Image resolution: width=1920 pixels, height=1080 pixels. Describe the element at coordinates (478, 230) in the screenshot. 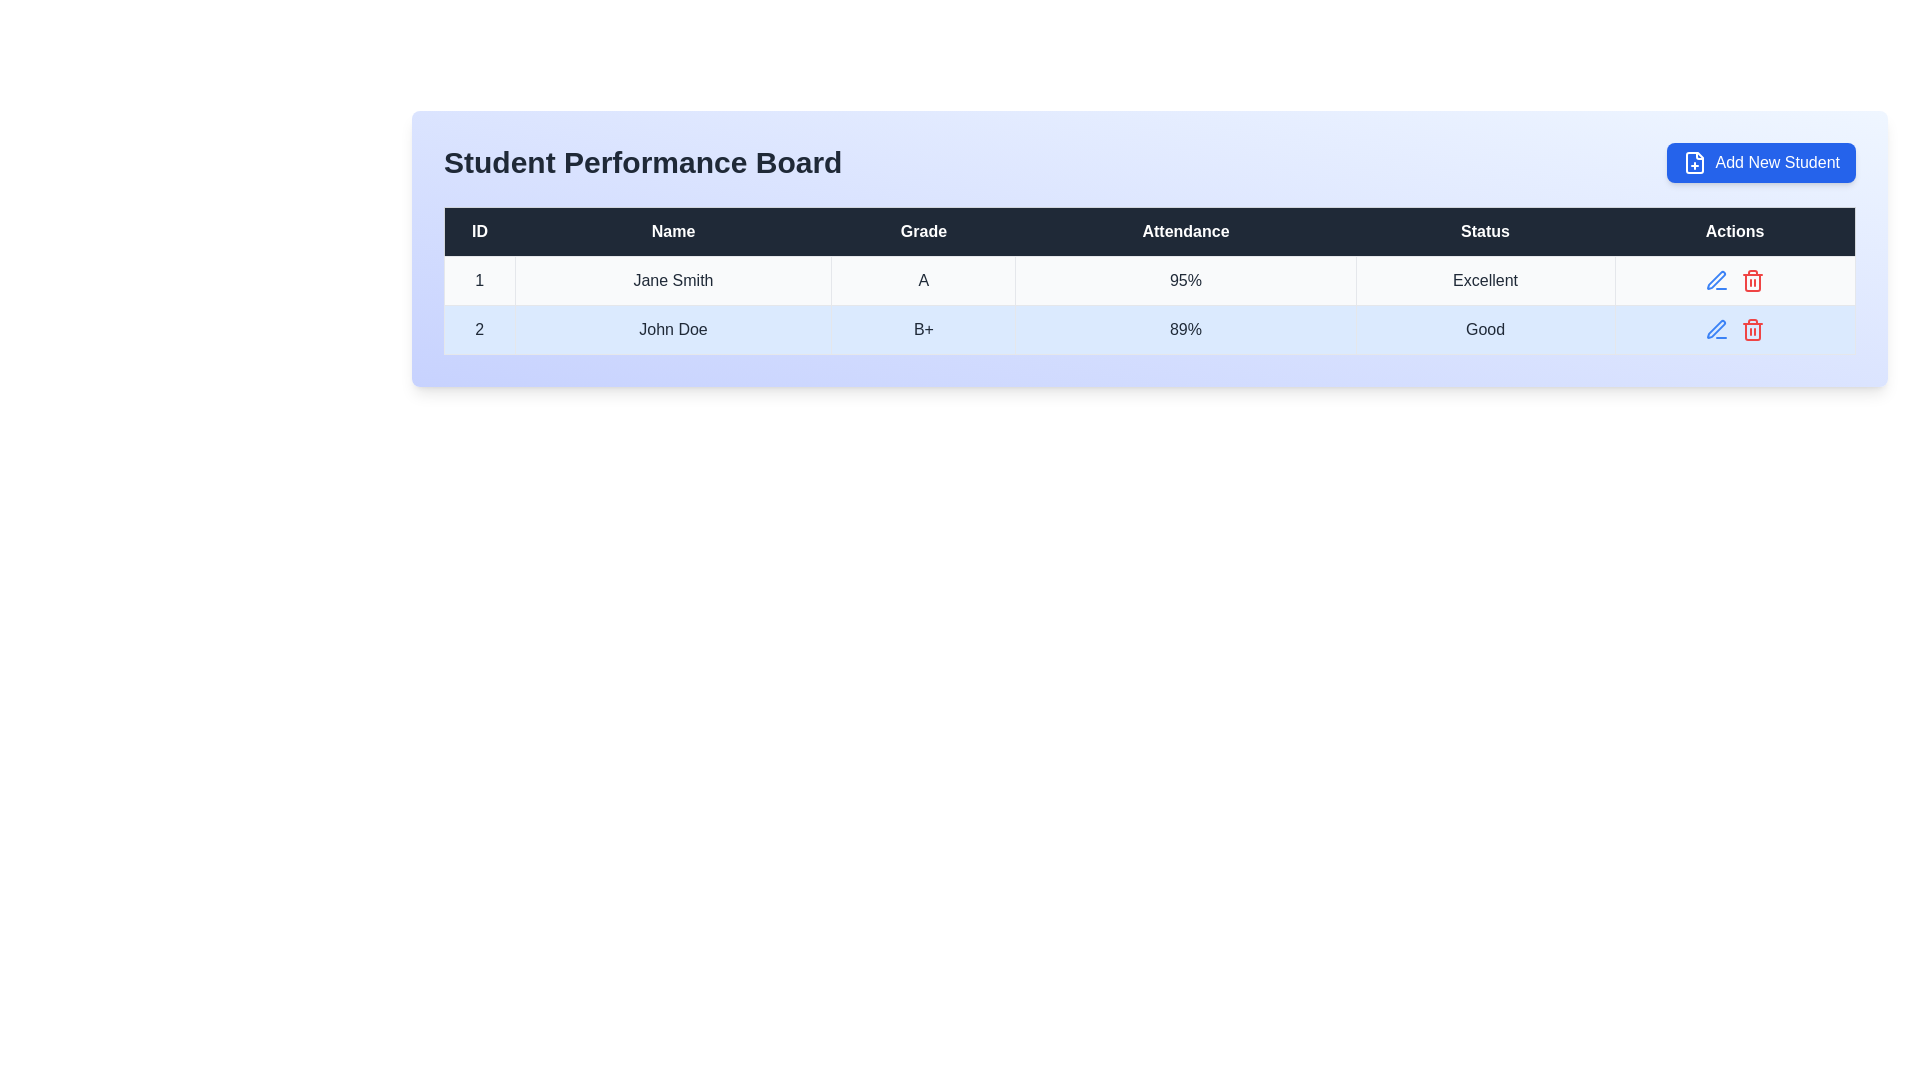

I see `the table column labeled 'ID' in the Student Performance Board, which is the first column header with a dark background and white text` at that location.